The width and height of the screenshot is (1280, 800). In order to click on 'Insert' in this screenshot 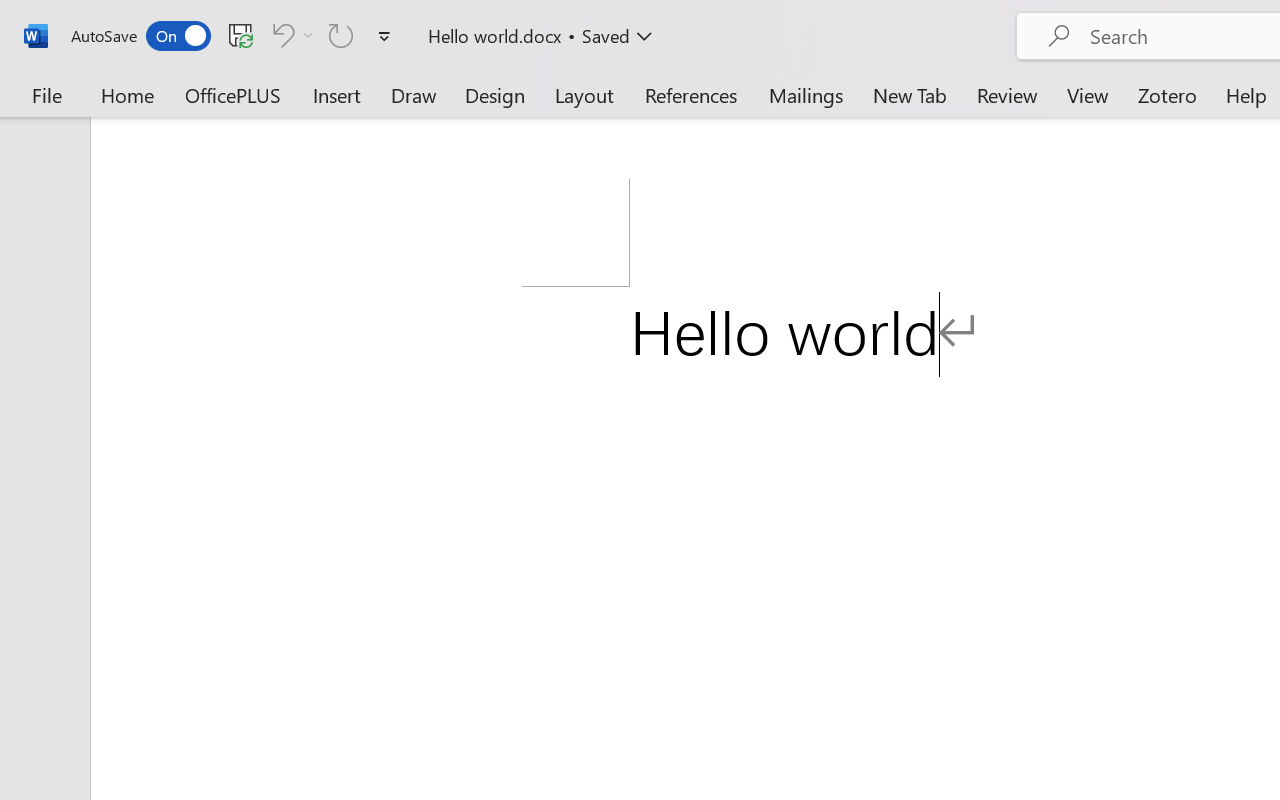, I will do `click(337, 94)`.